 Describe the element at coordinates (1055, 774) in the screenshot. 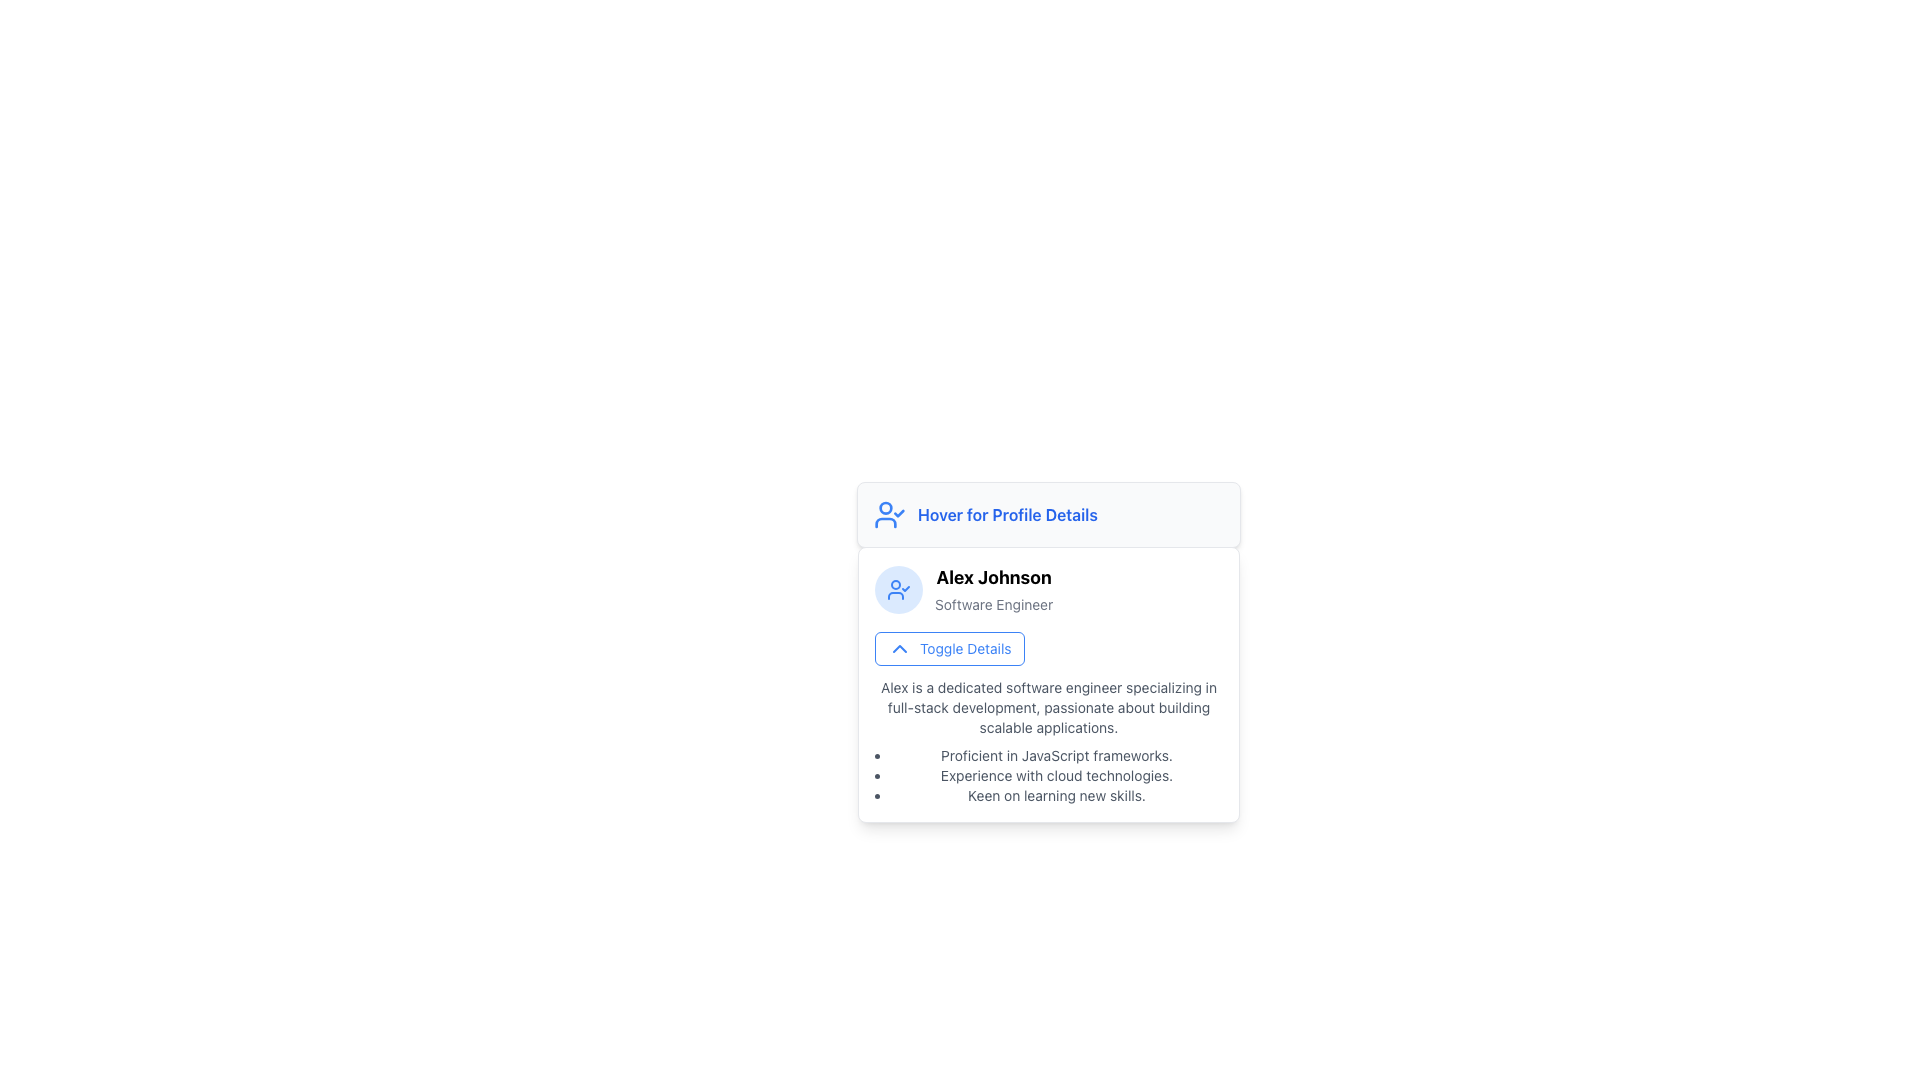

I see `static text displaying 'Experience with cloud technologies.' located as the second item in a bulleted list within the lower portion of the card` at that location.